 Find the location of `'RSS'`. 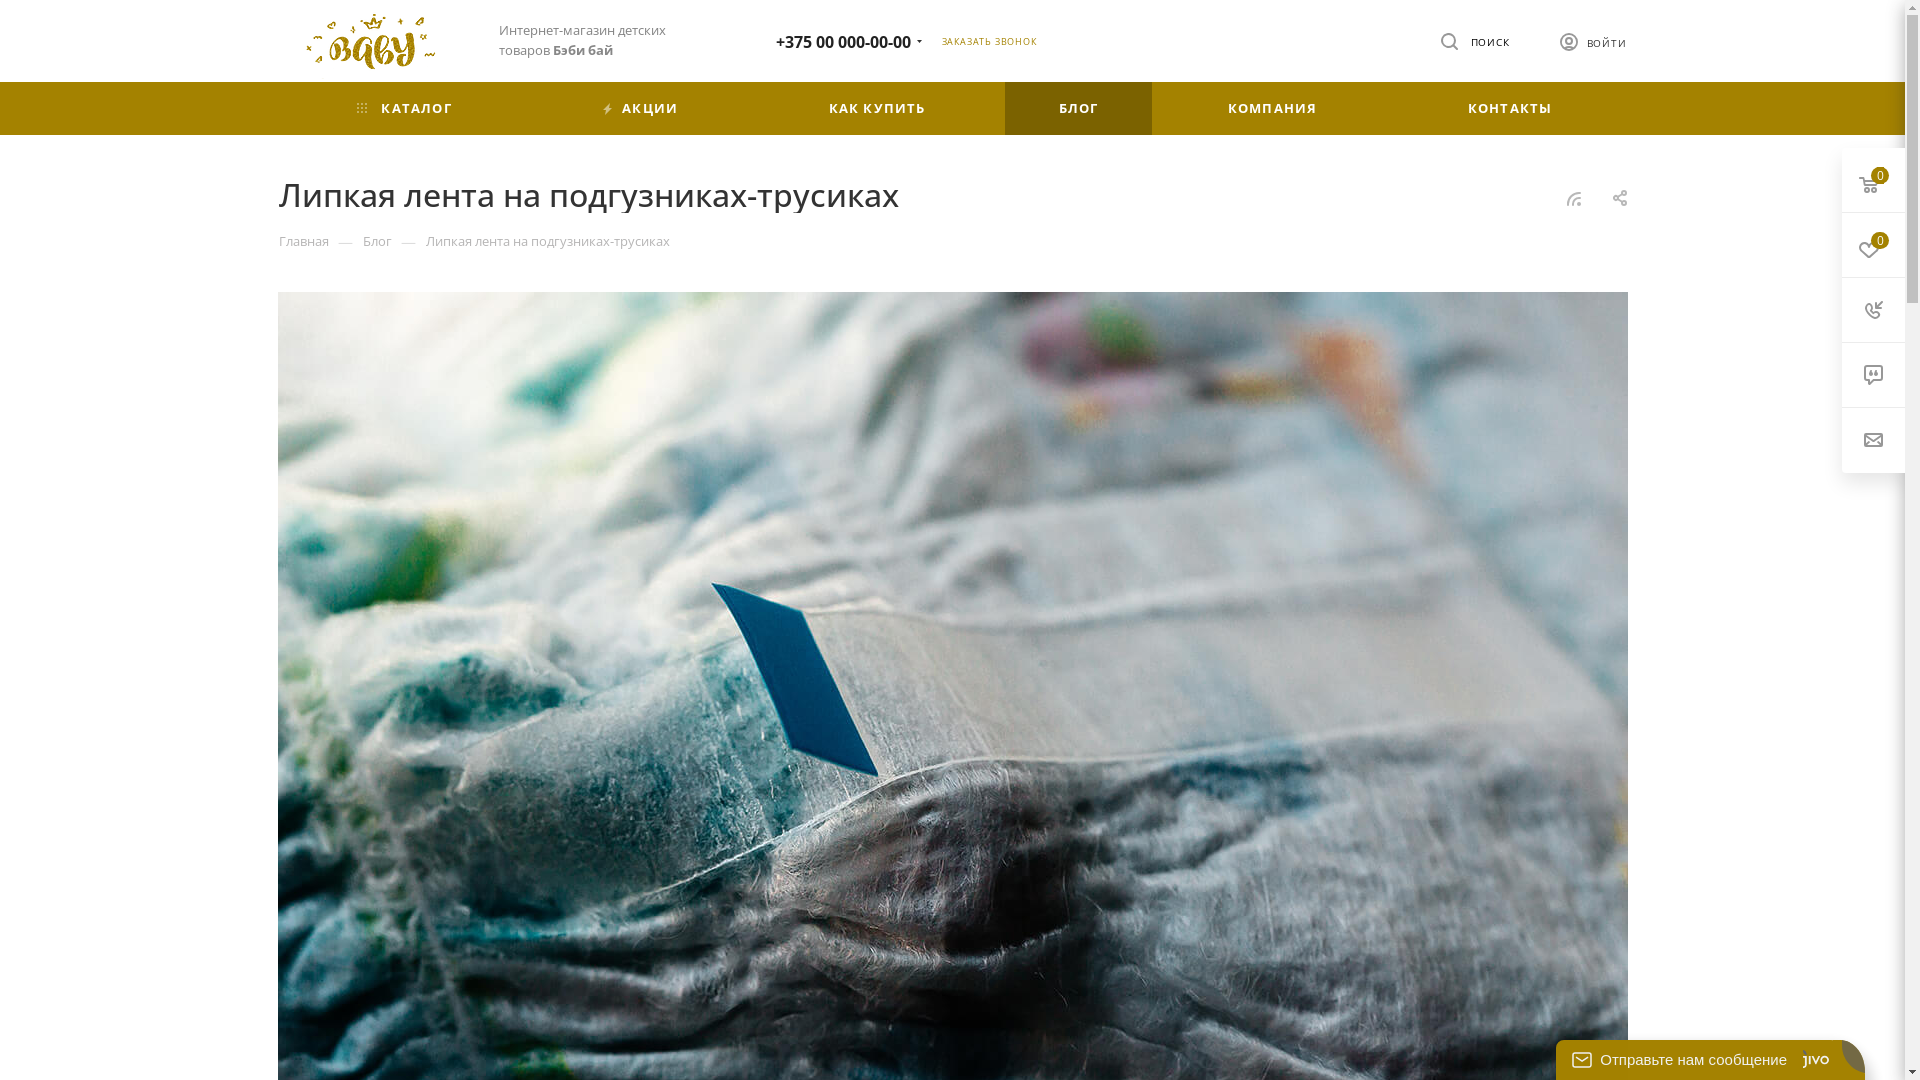

'RSS' is located at coordinates (1565, 197).